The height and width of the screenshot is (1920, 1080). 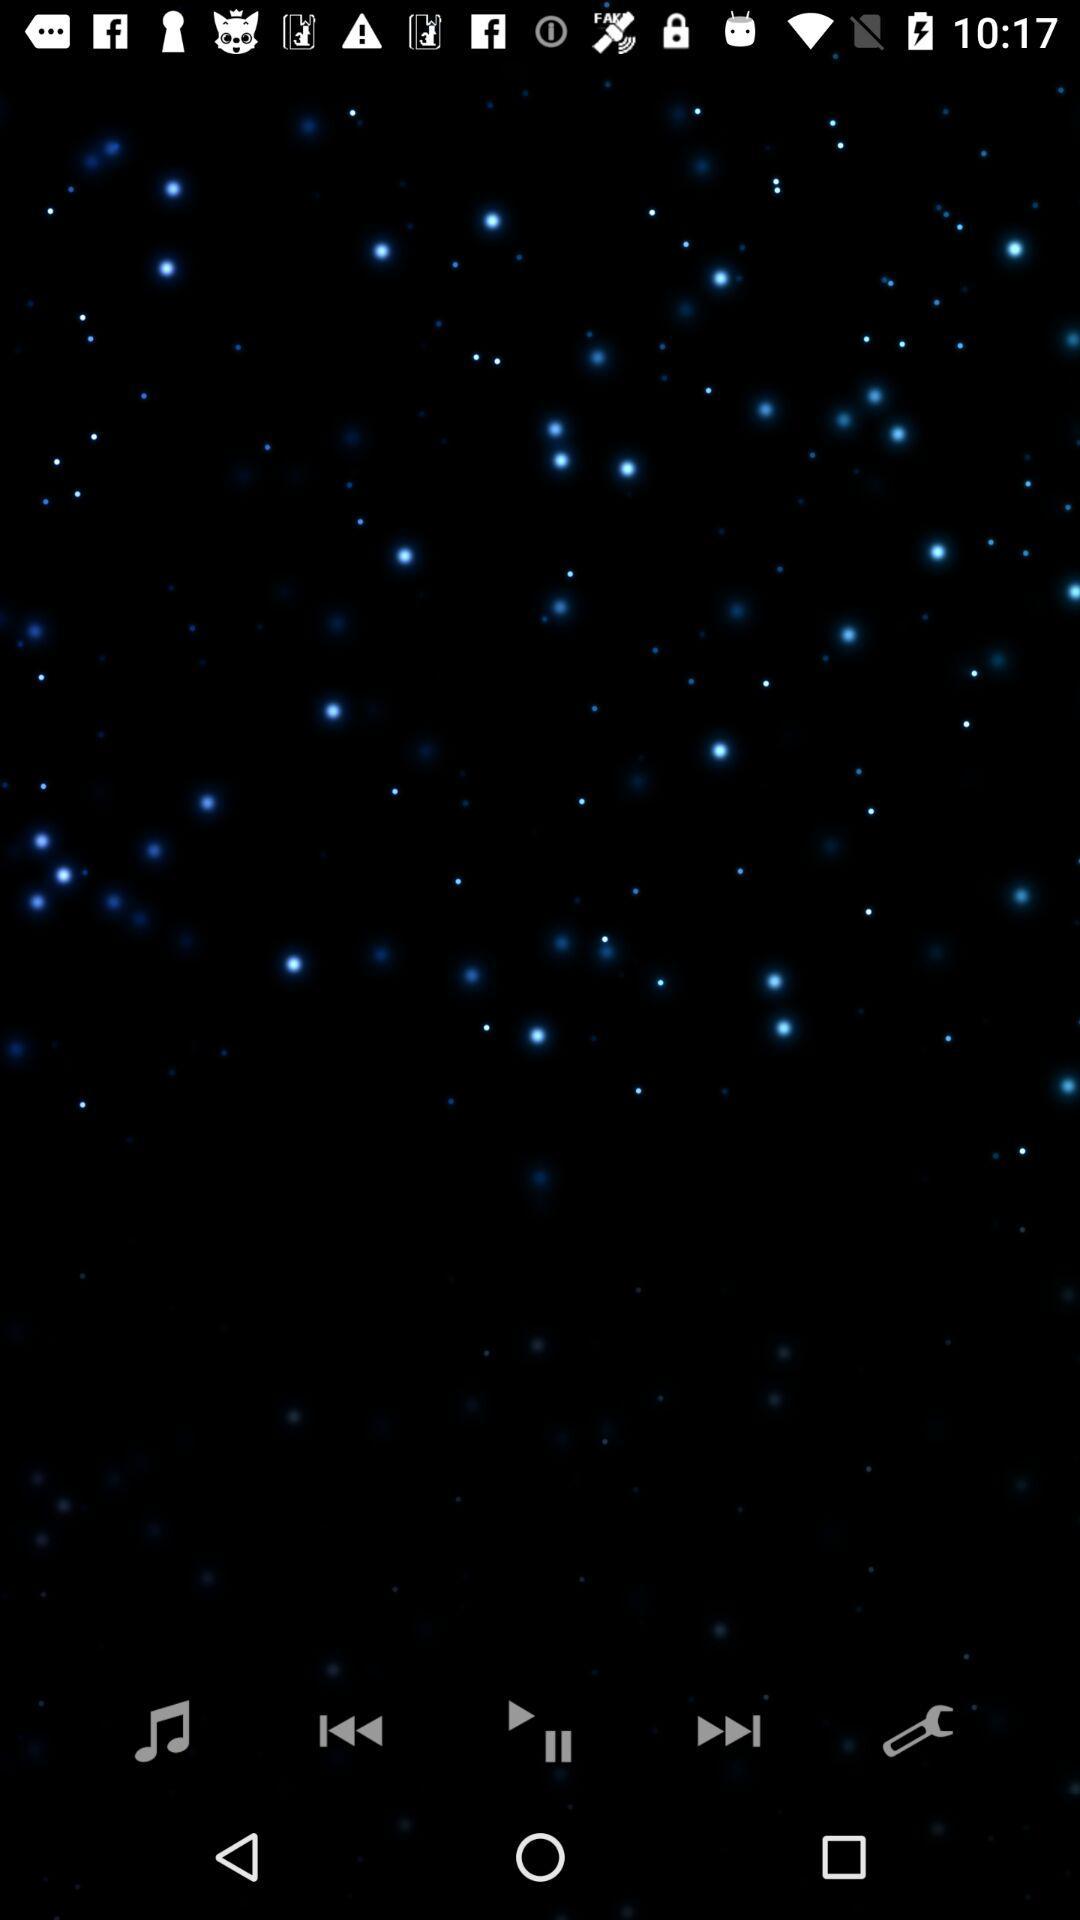 What do you see at coordinates (918, 1730) in the screenshot?
I see `the build icon` at bounding box center [918, 1730].